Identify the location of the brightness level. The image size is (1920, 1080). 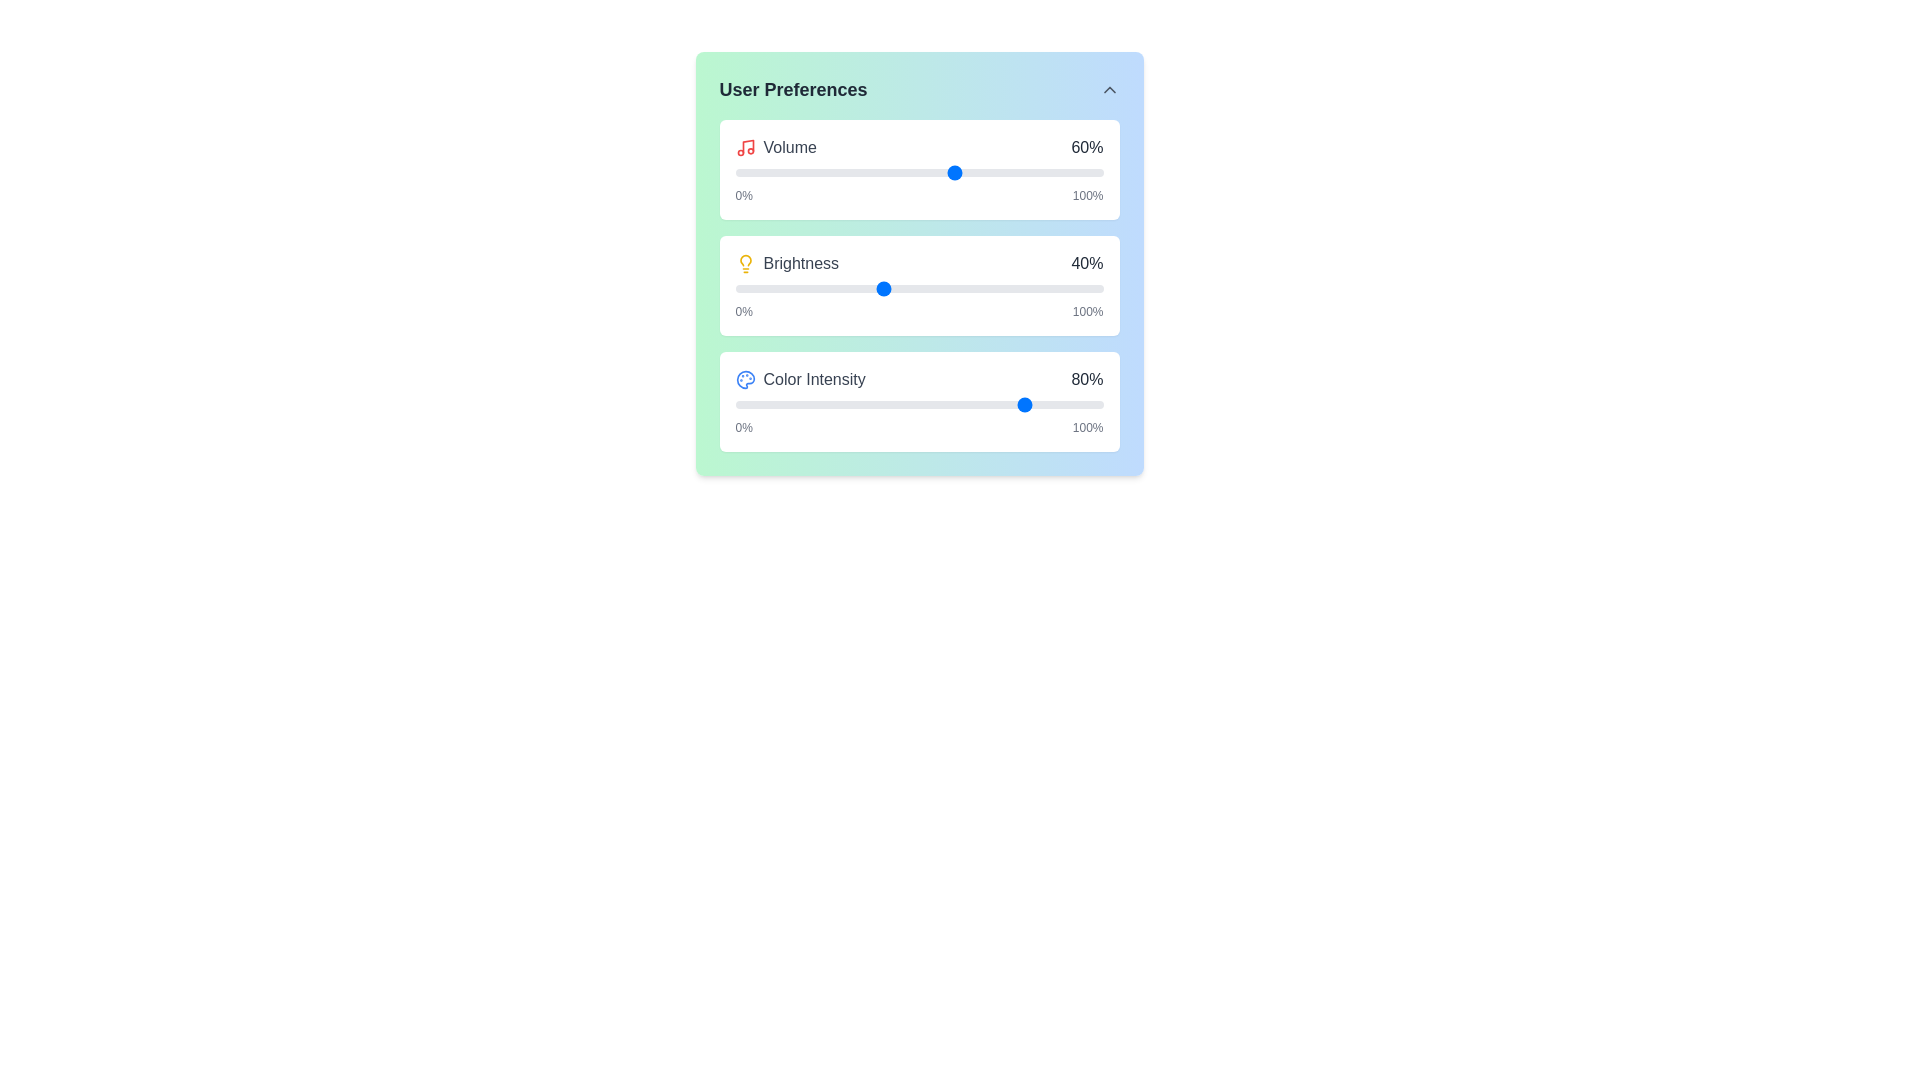
(786, 289).